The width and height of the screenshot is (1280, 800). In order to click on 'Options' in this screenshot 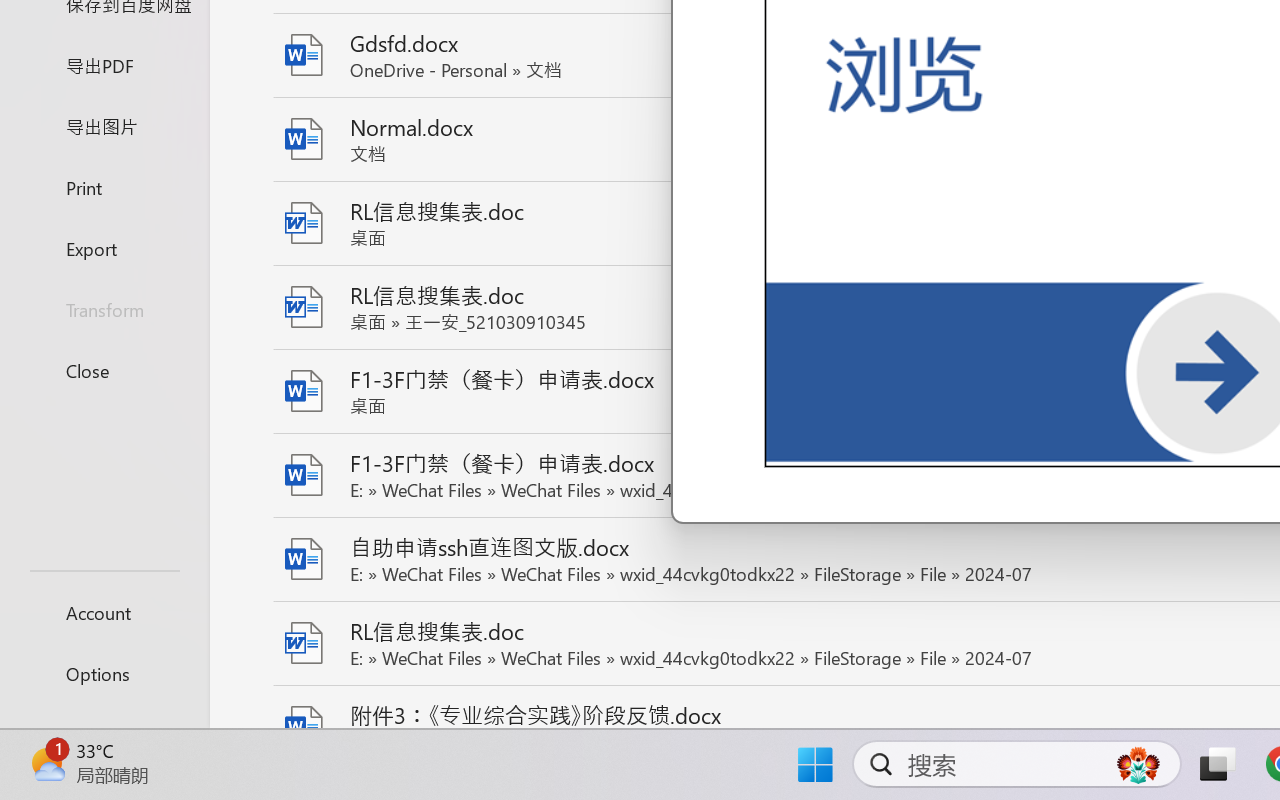, I will do `click(103, 673)`.